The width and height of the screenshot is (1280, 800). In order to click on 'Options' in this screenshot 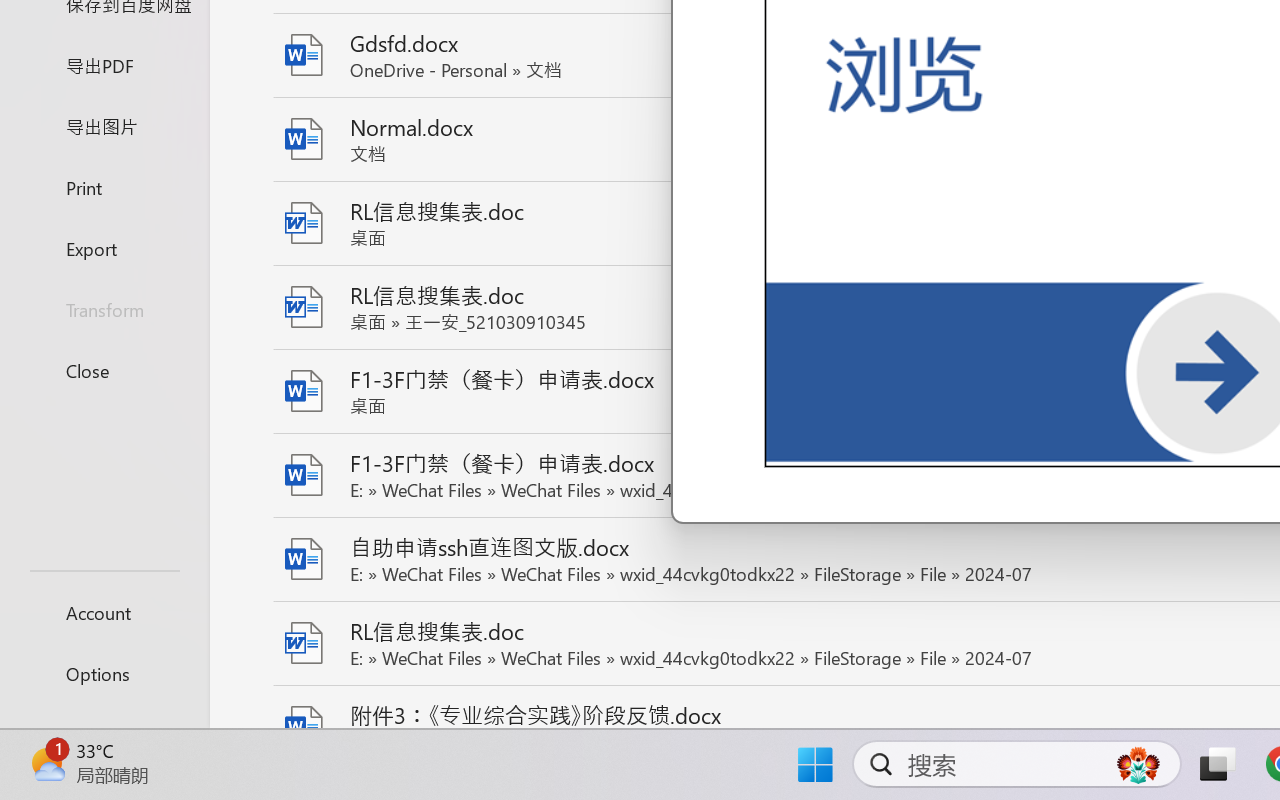, I will do `click(103, 673)`.